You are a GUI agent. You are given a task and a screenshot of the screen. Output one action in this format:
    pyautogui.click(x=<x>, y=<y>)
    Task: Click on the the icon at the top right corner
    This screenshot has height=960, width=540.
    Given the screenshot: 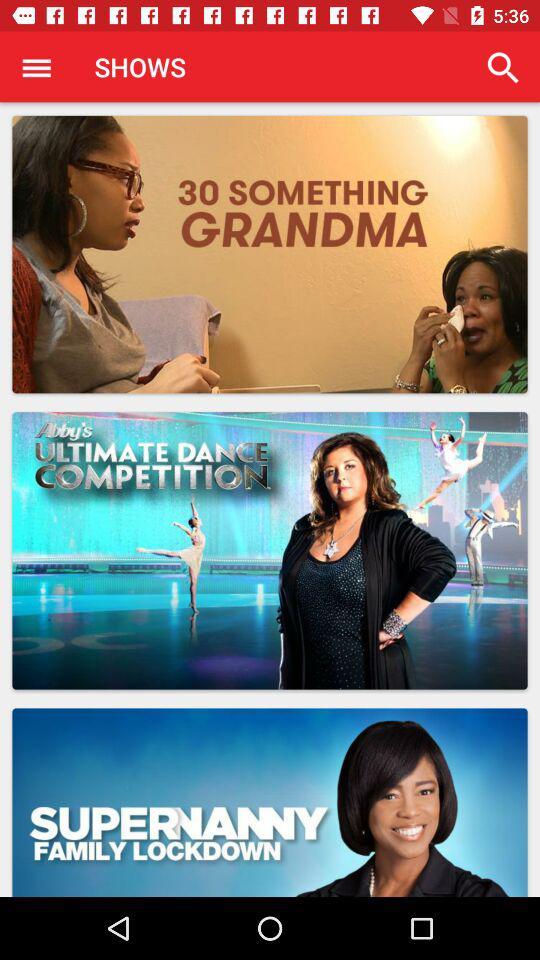 What is the action you would take?
    pyautogui.click(x=502, y=67)
    